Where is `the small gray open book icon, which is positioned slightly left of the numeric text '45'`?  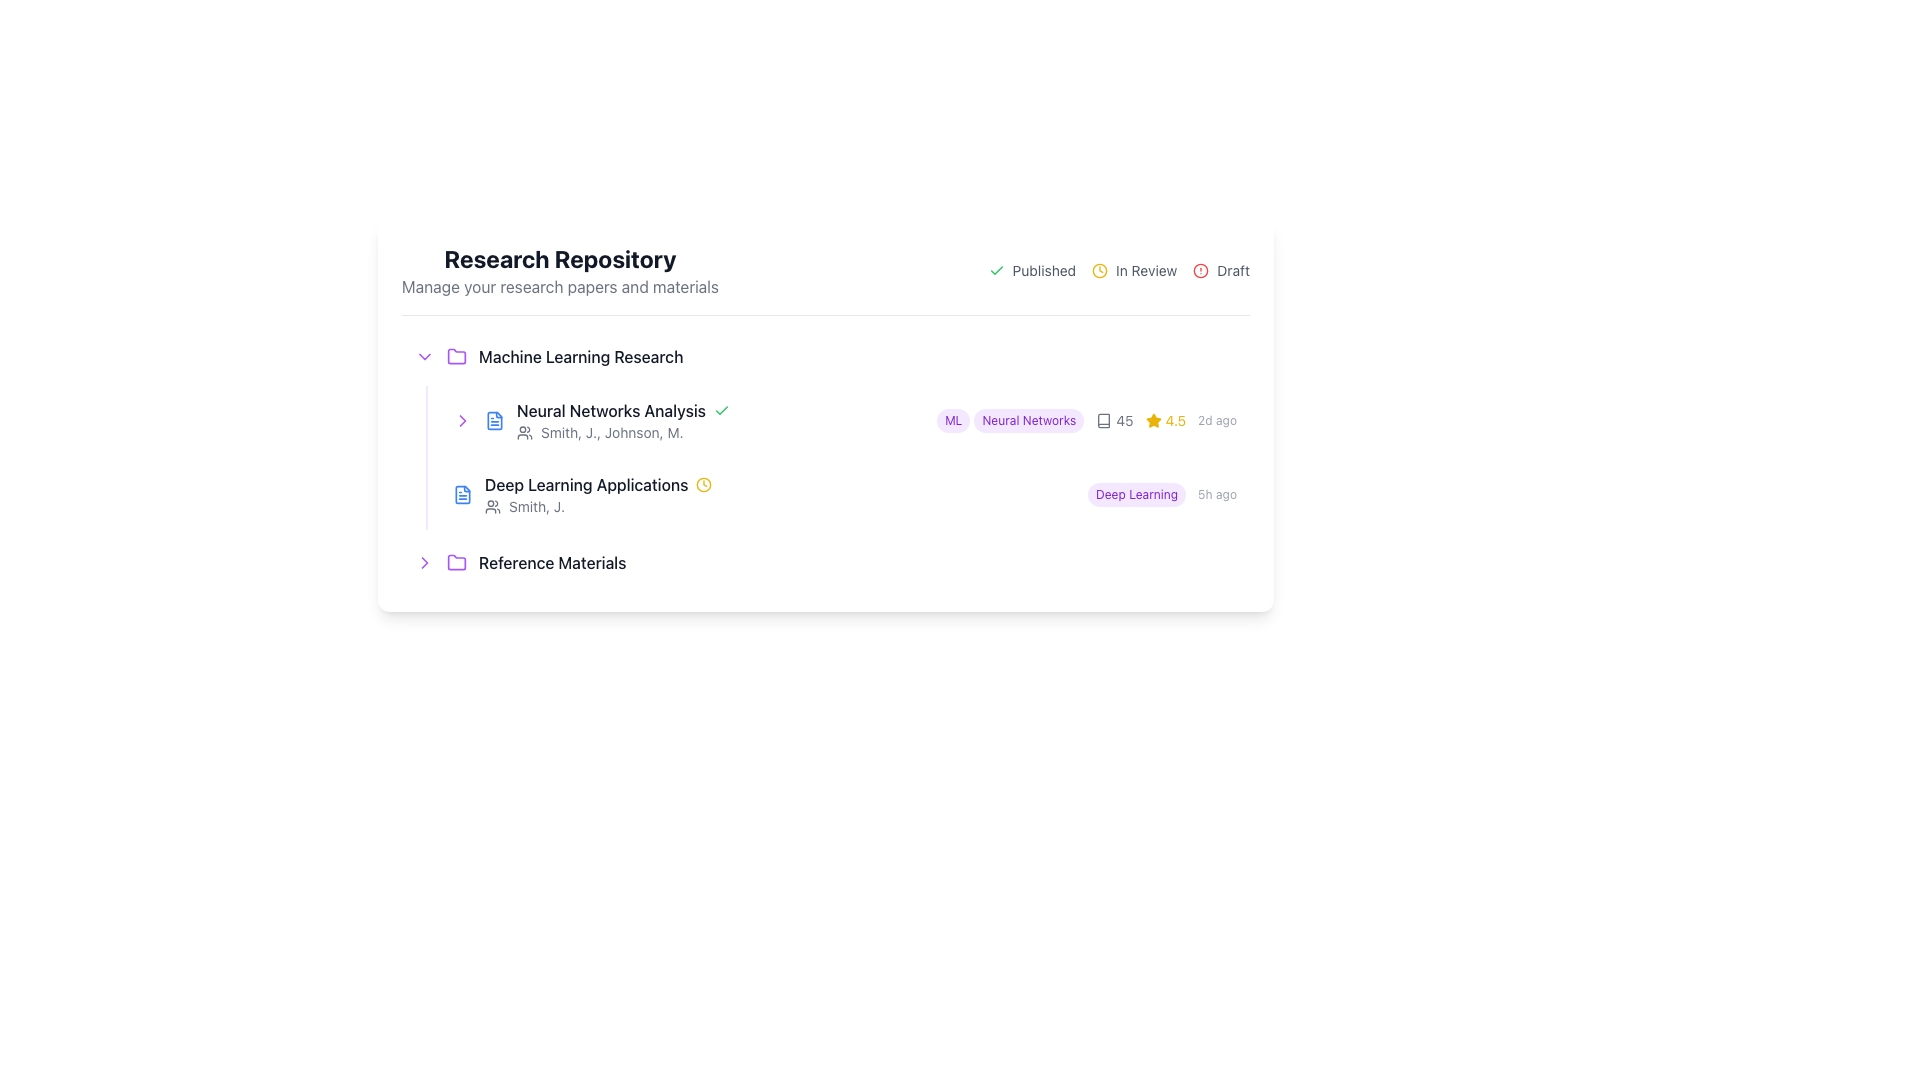 the small gray open book icon, which is positioned slightly left of the numeric text '45' is located at coordinates (1103, 419).